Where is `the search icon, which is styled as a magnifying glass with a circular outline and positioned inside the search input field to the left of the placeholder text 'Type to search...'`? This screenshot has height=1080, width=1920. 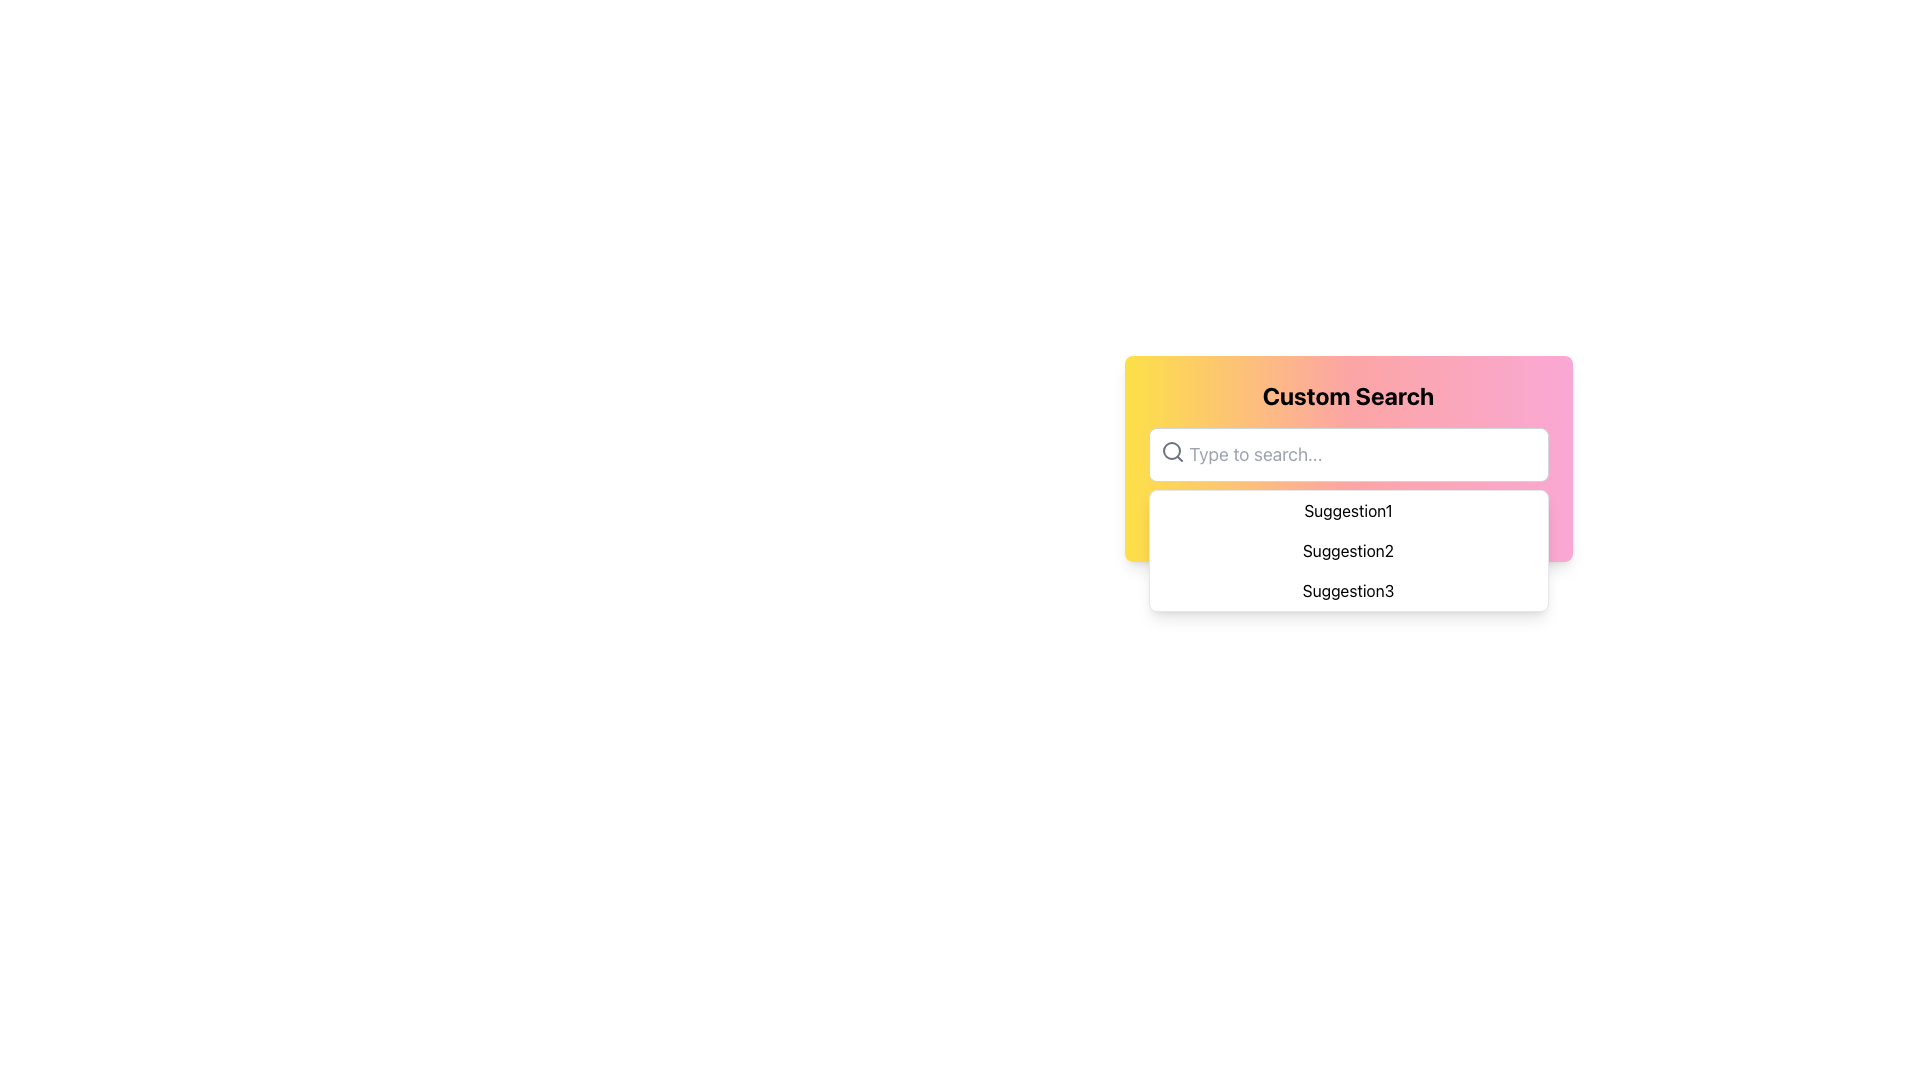
the search icon, which is styled as a magnifying glass with a circular outline and positioned inside the search input field to the left of the placeholder text 'Type to search...' is located at coordinates (1172, 451).